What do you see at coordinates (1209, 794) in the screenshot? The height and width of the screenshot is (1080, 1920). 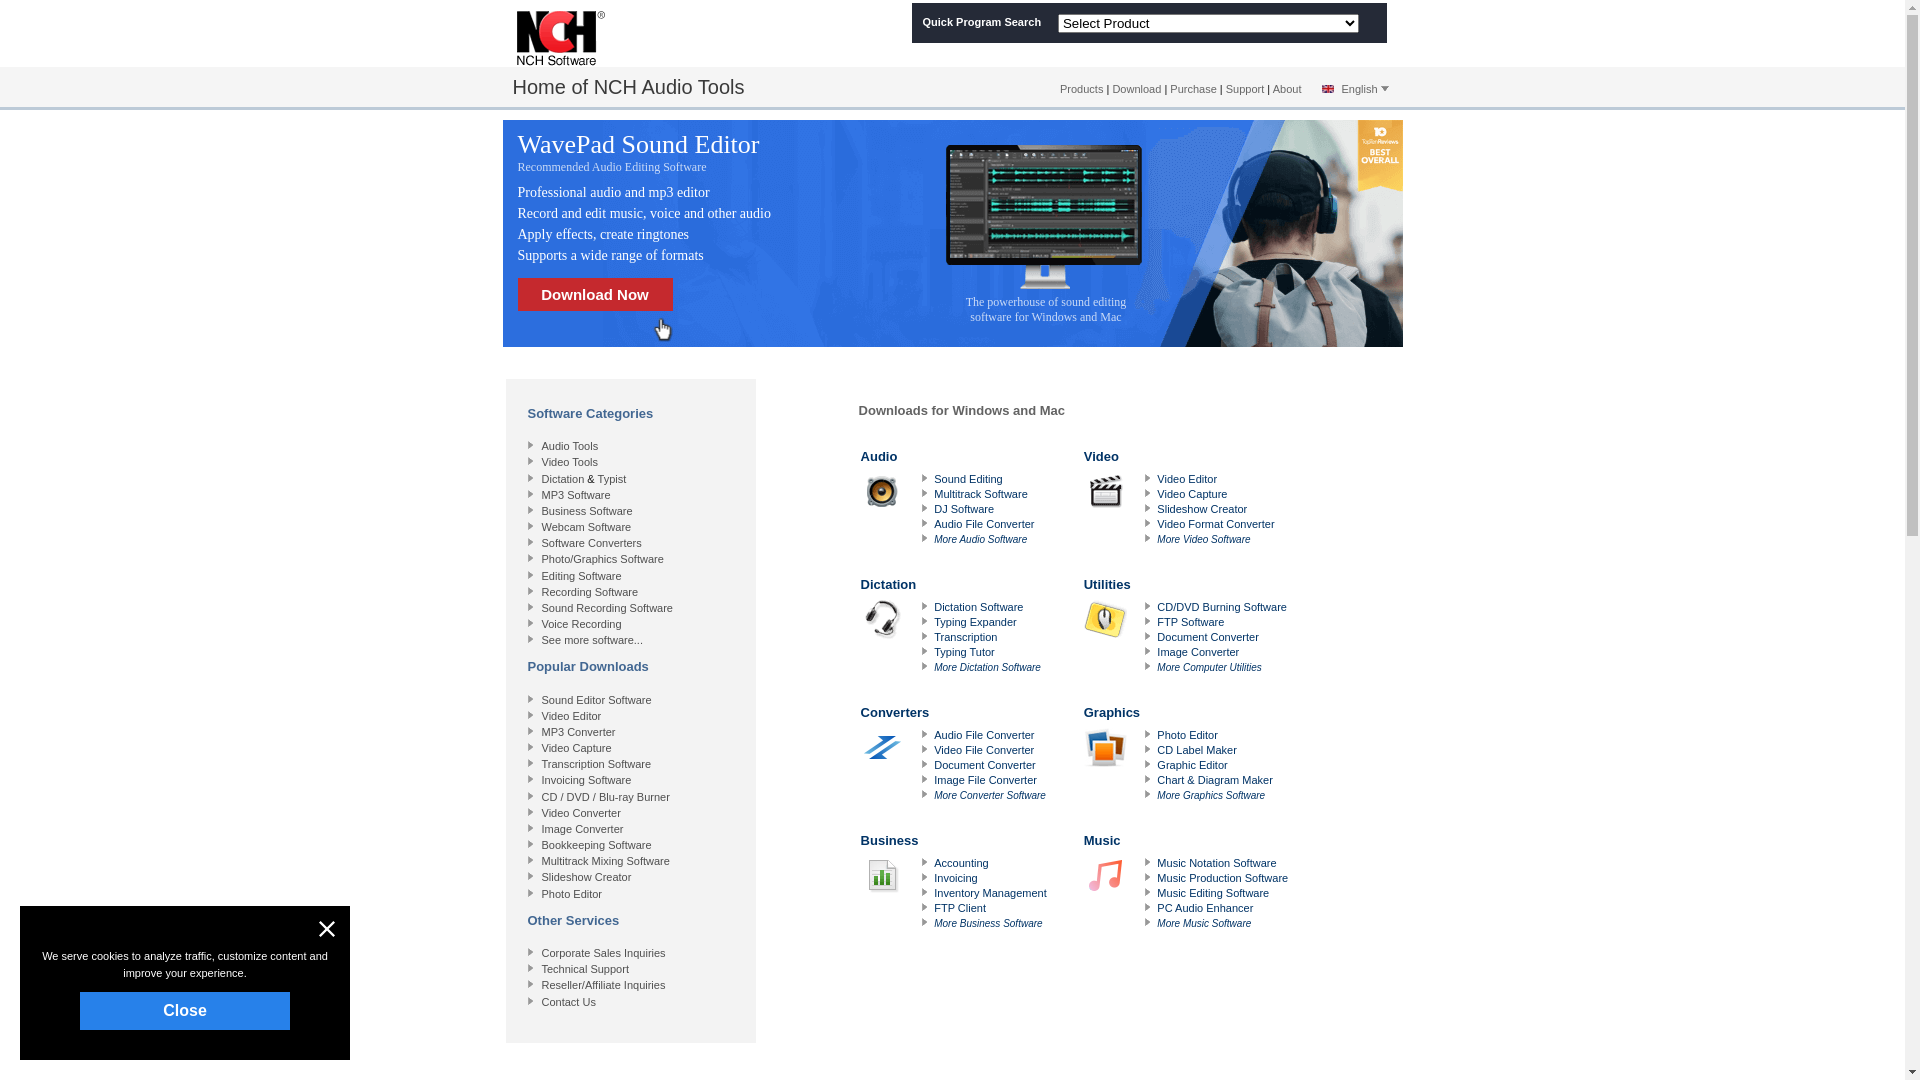 I see `'More Graphics Software'` at bounding box center [1209, 794].